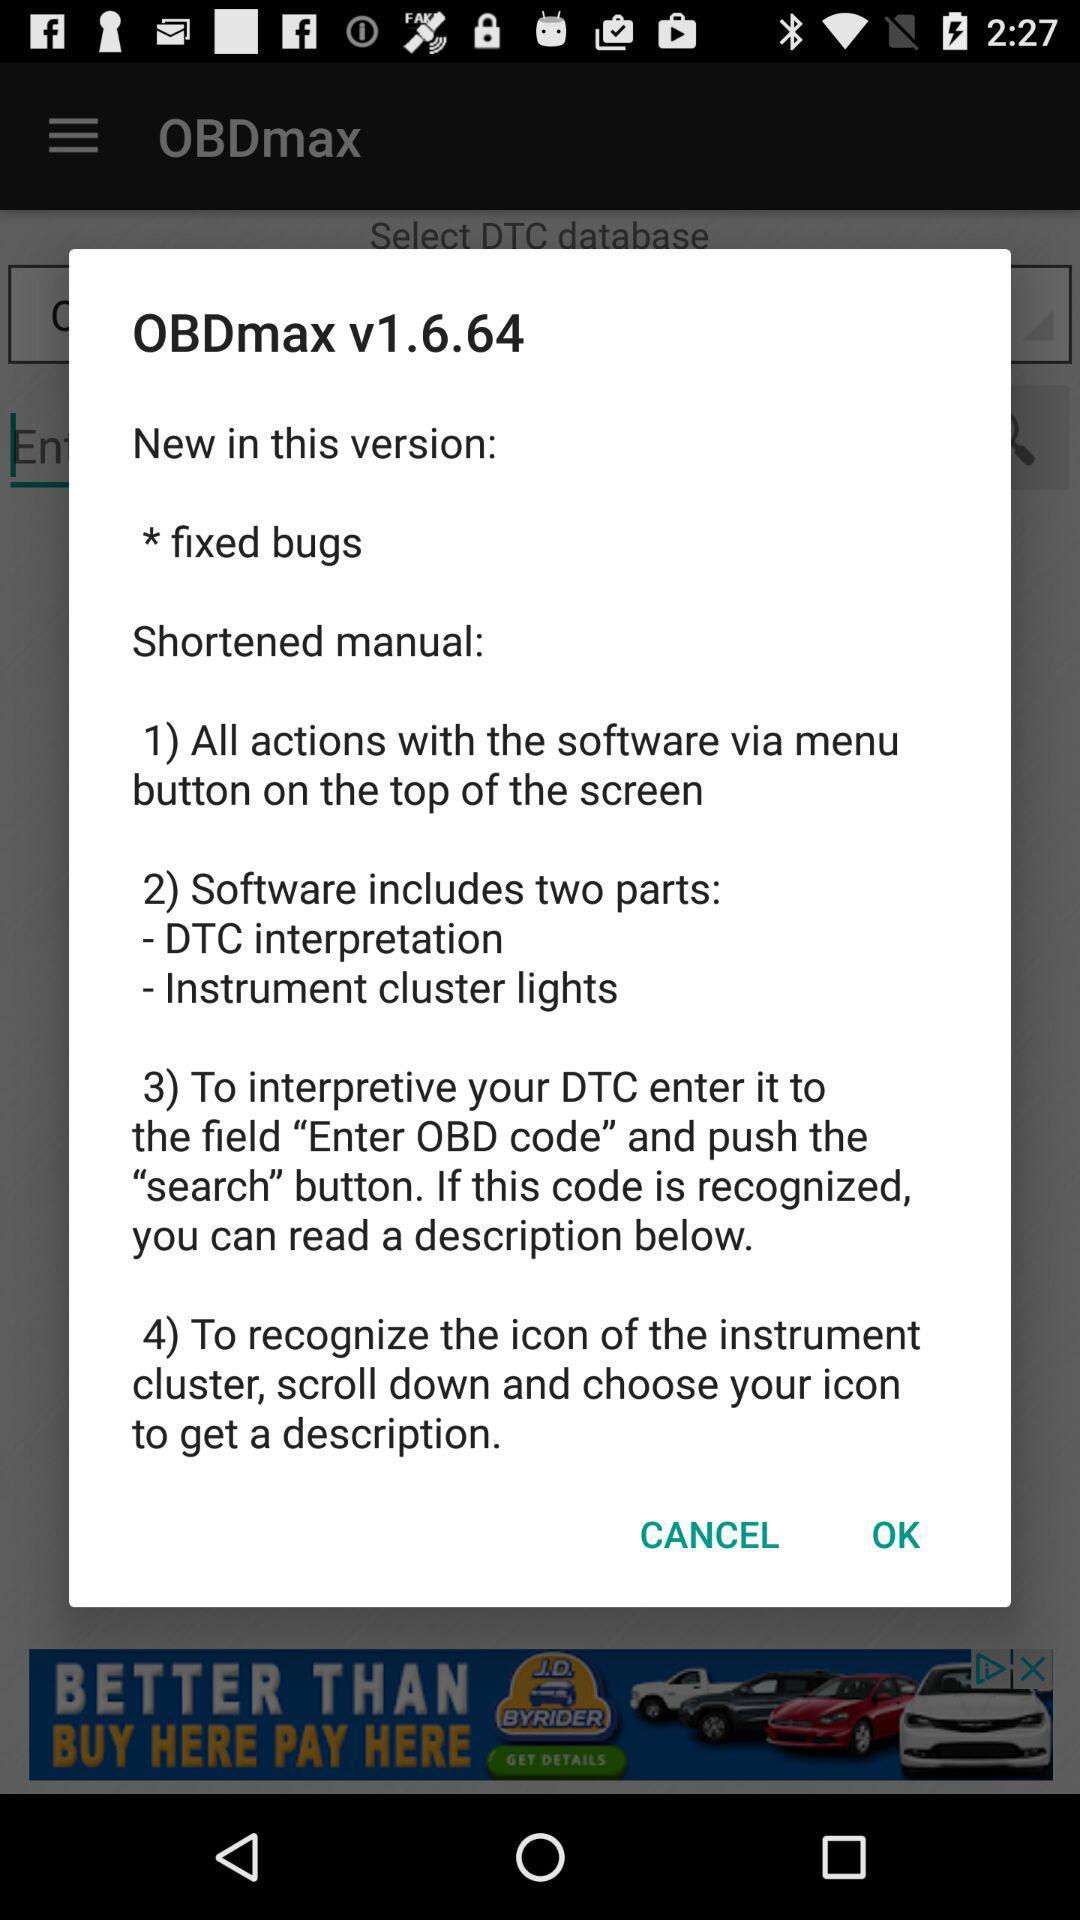  What do you see at coordinates (894, 1532) in the screenshot?
I see `the ok icon` at bounding box center [894, 1532].